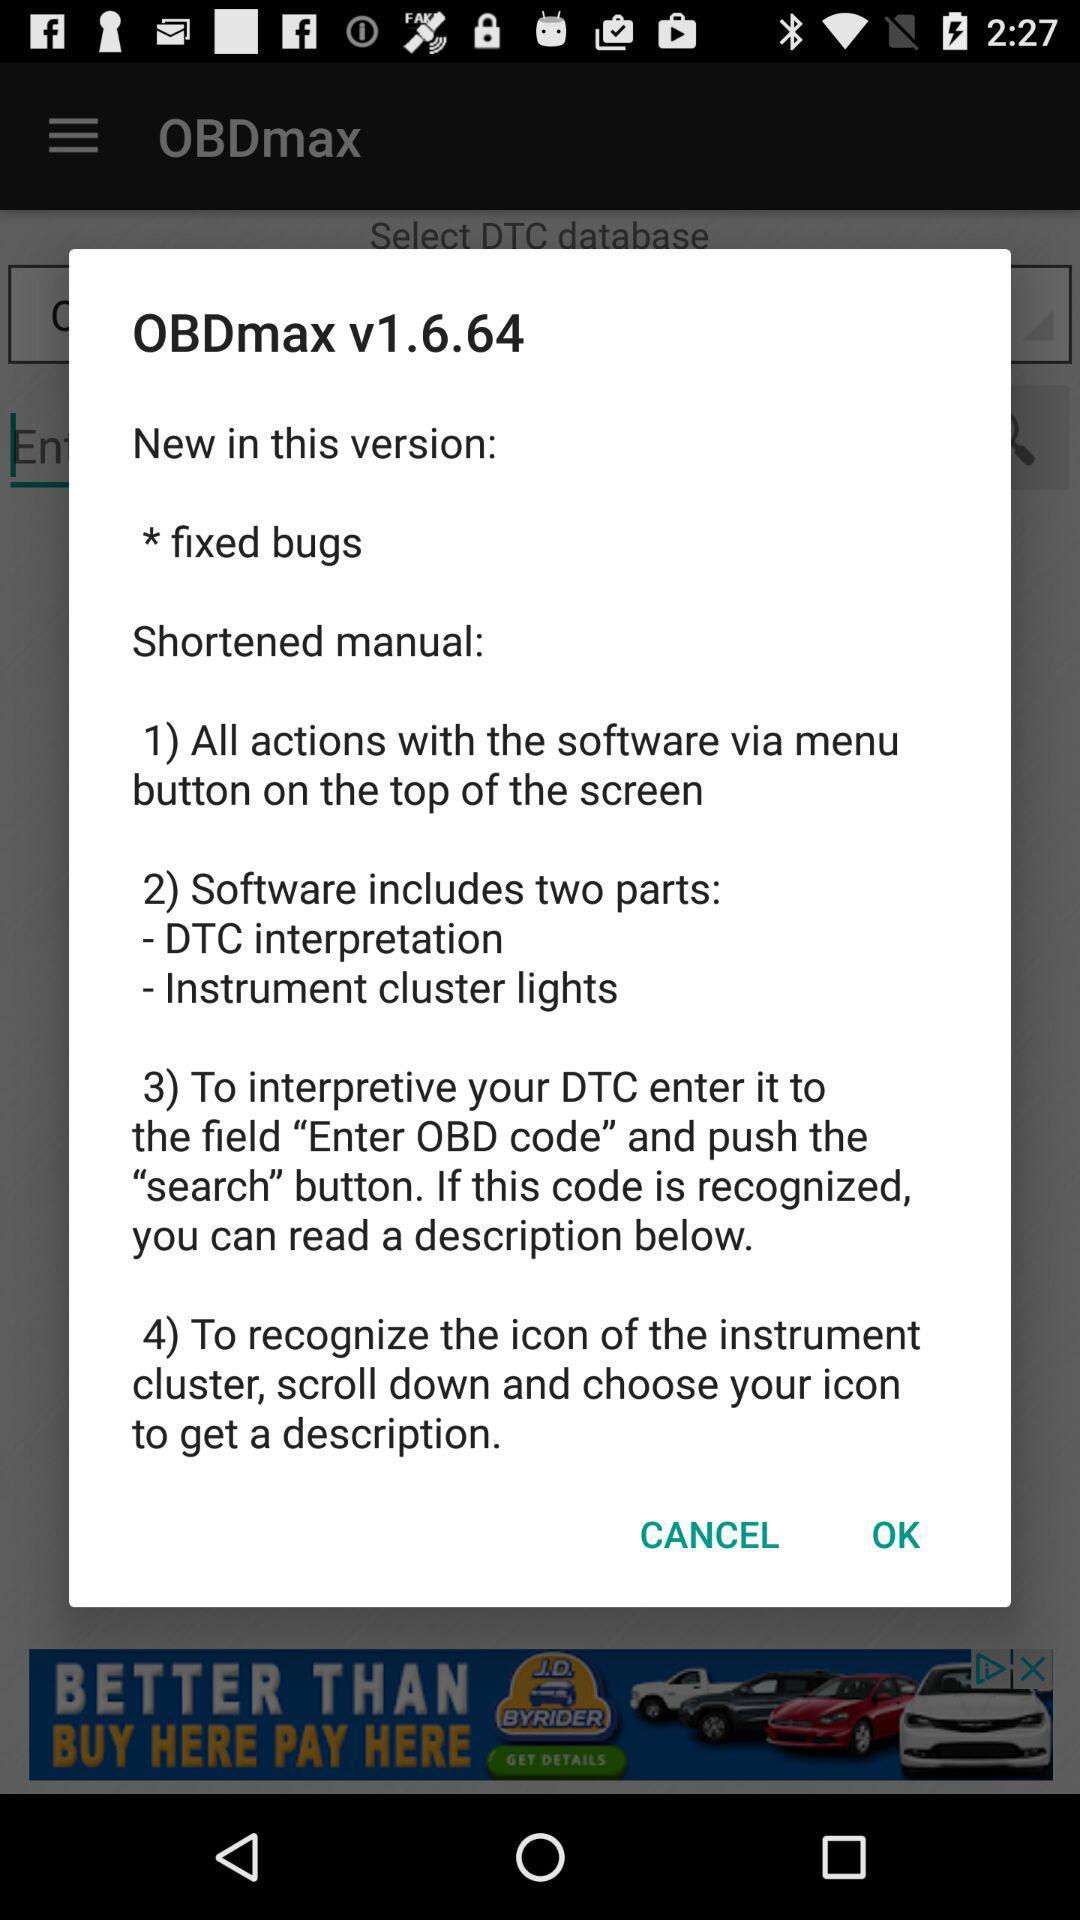  What do you see at coordinates (894, 1532) in the screenshot?
I see `the ok icon` at bounding box center [894, 1532].